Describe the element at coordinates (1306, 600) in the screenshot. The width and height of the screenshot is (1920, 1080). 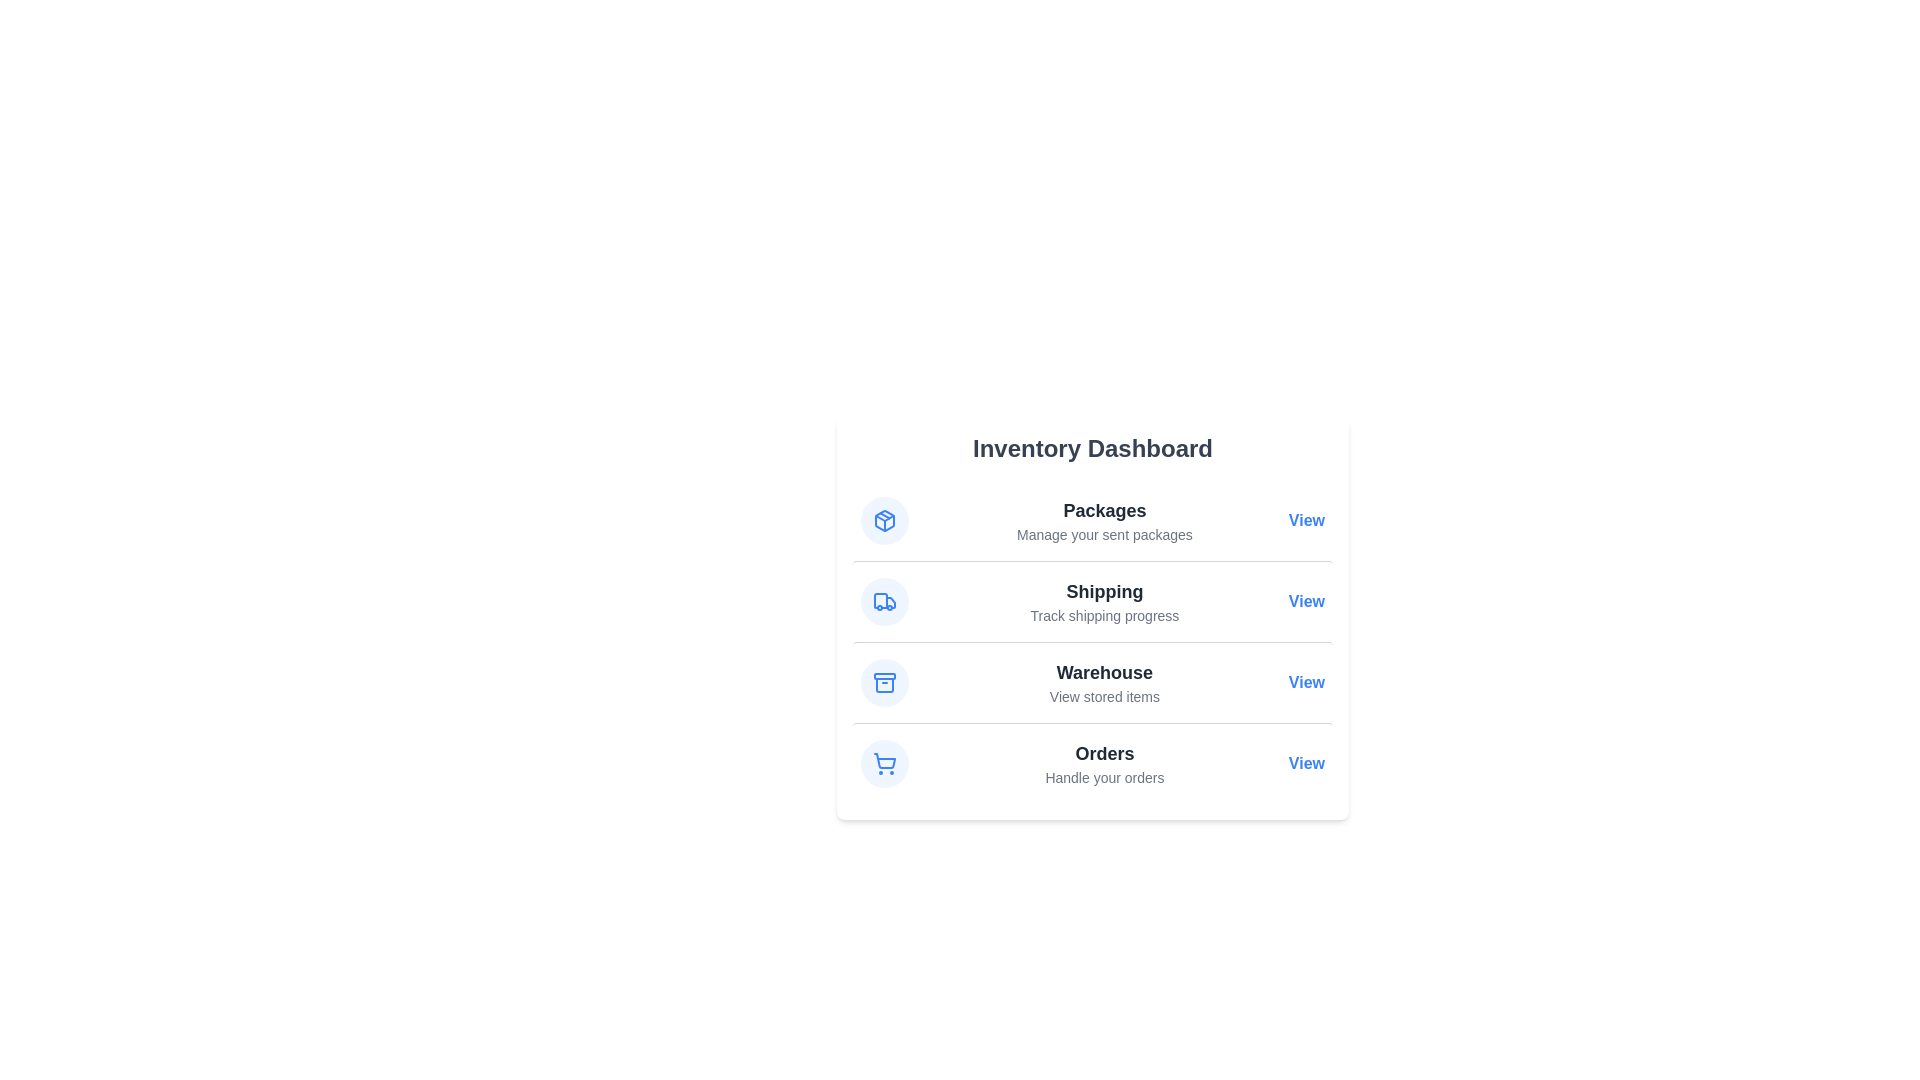
I see `the 'View' link for Shipping` at that location.